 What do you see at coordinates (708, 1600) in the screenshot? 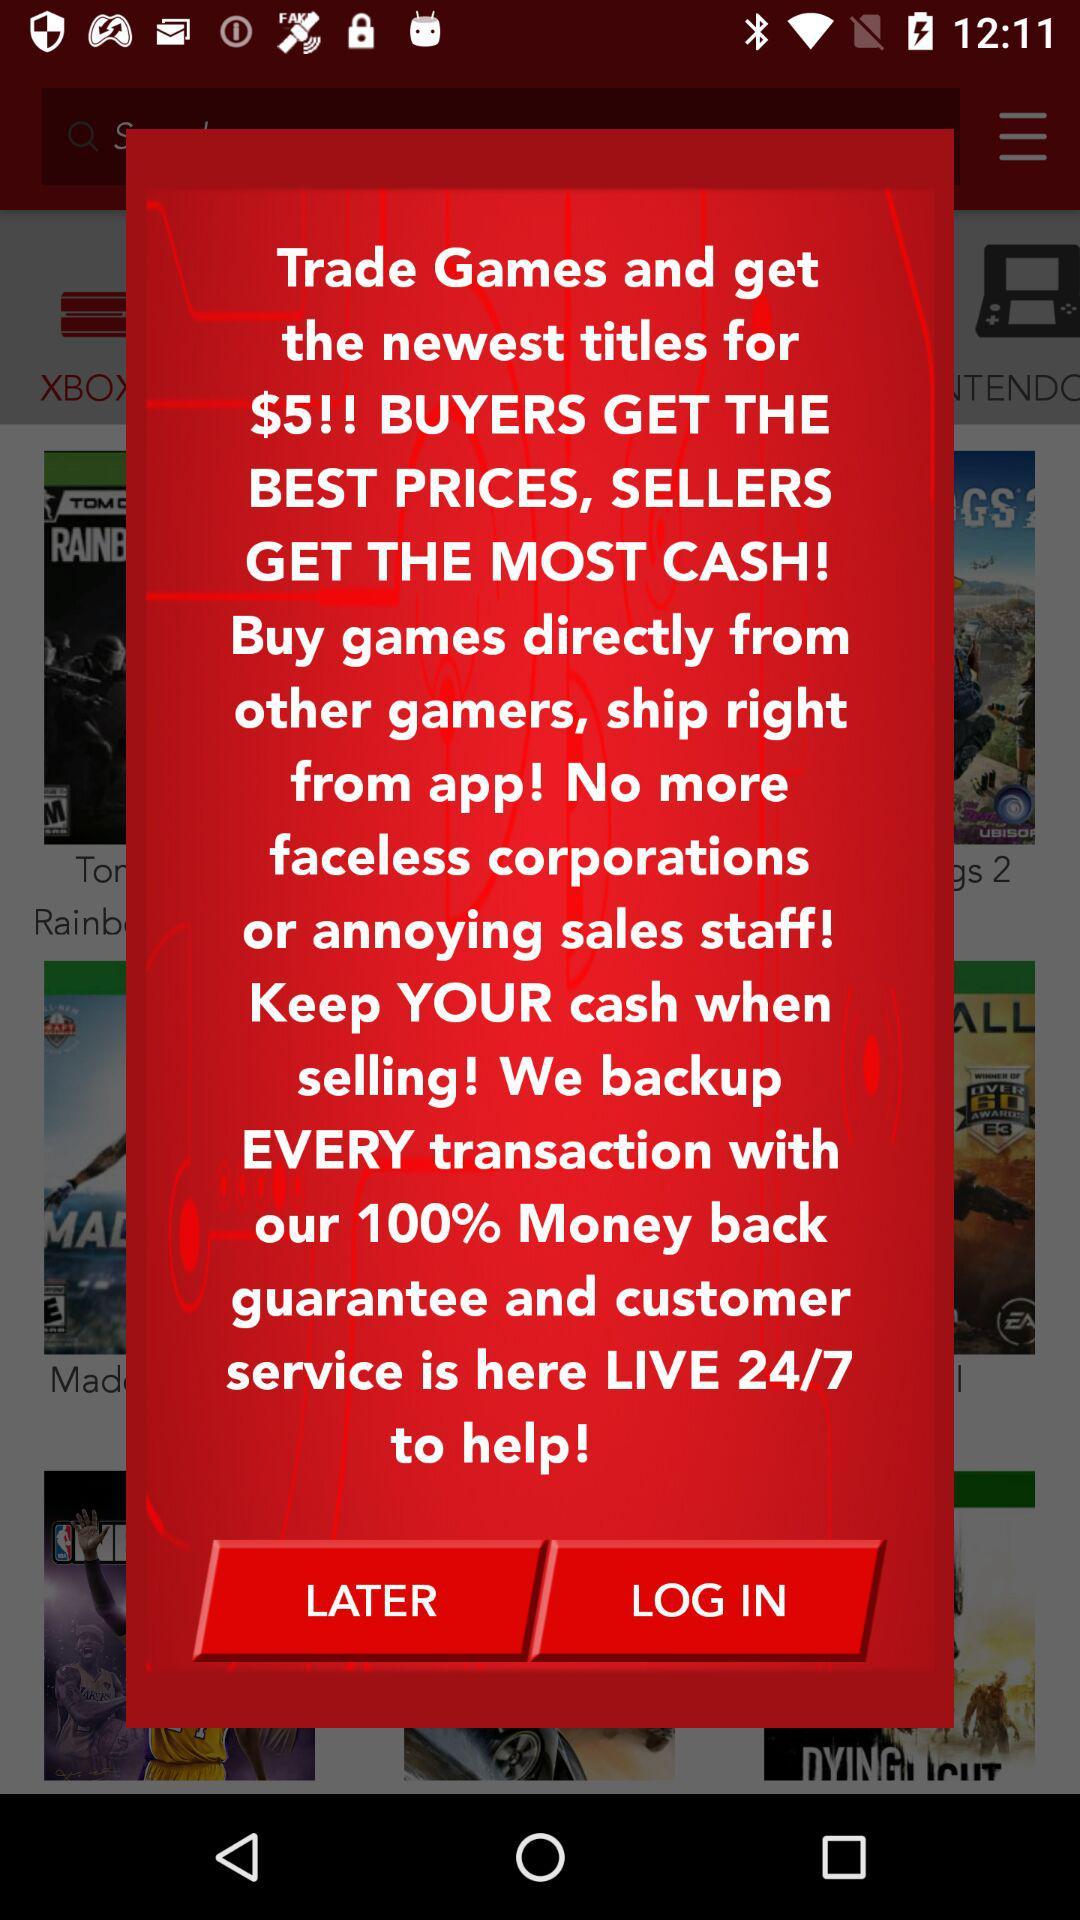
I see `log in icon` at bounding box center [708, 1600].